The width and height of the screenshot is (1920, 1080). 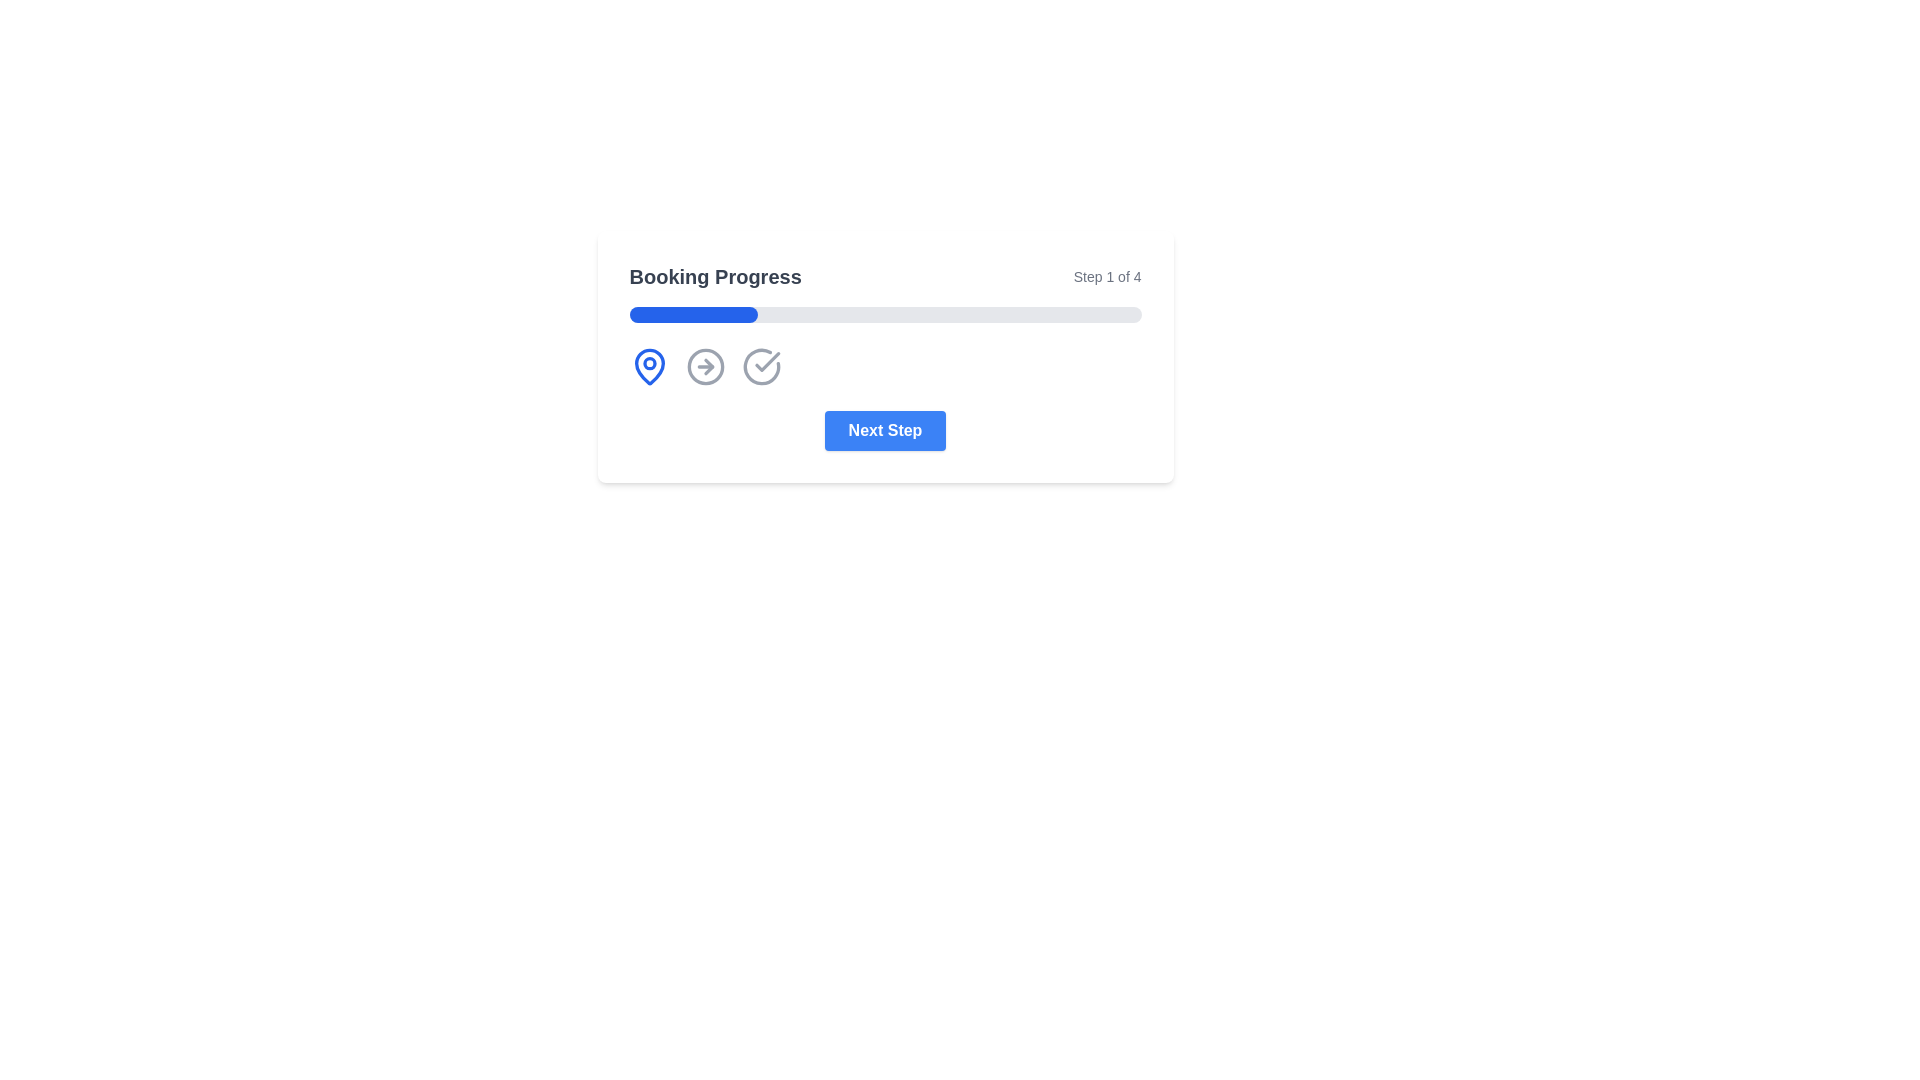 I want to click on the progress bar indicating 25% completion, which is located below the 'Booking Progress' title and above the step icons, so click(x=884, y=315).